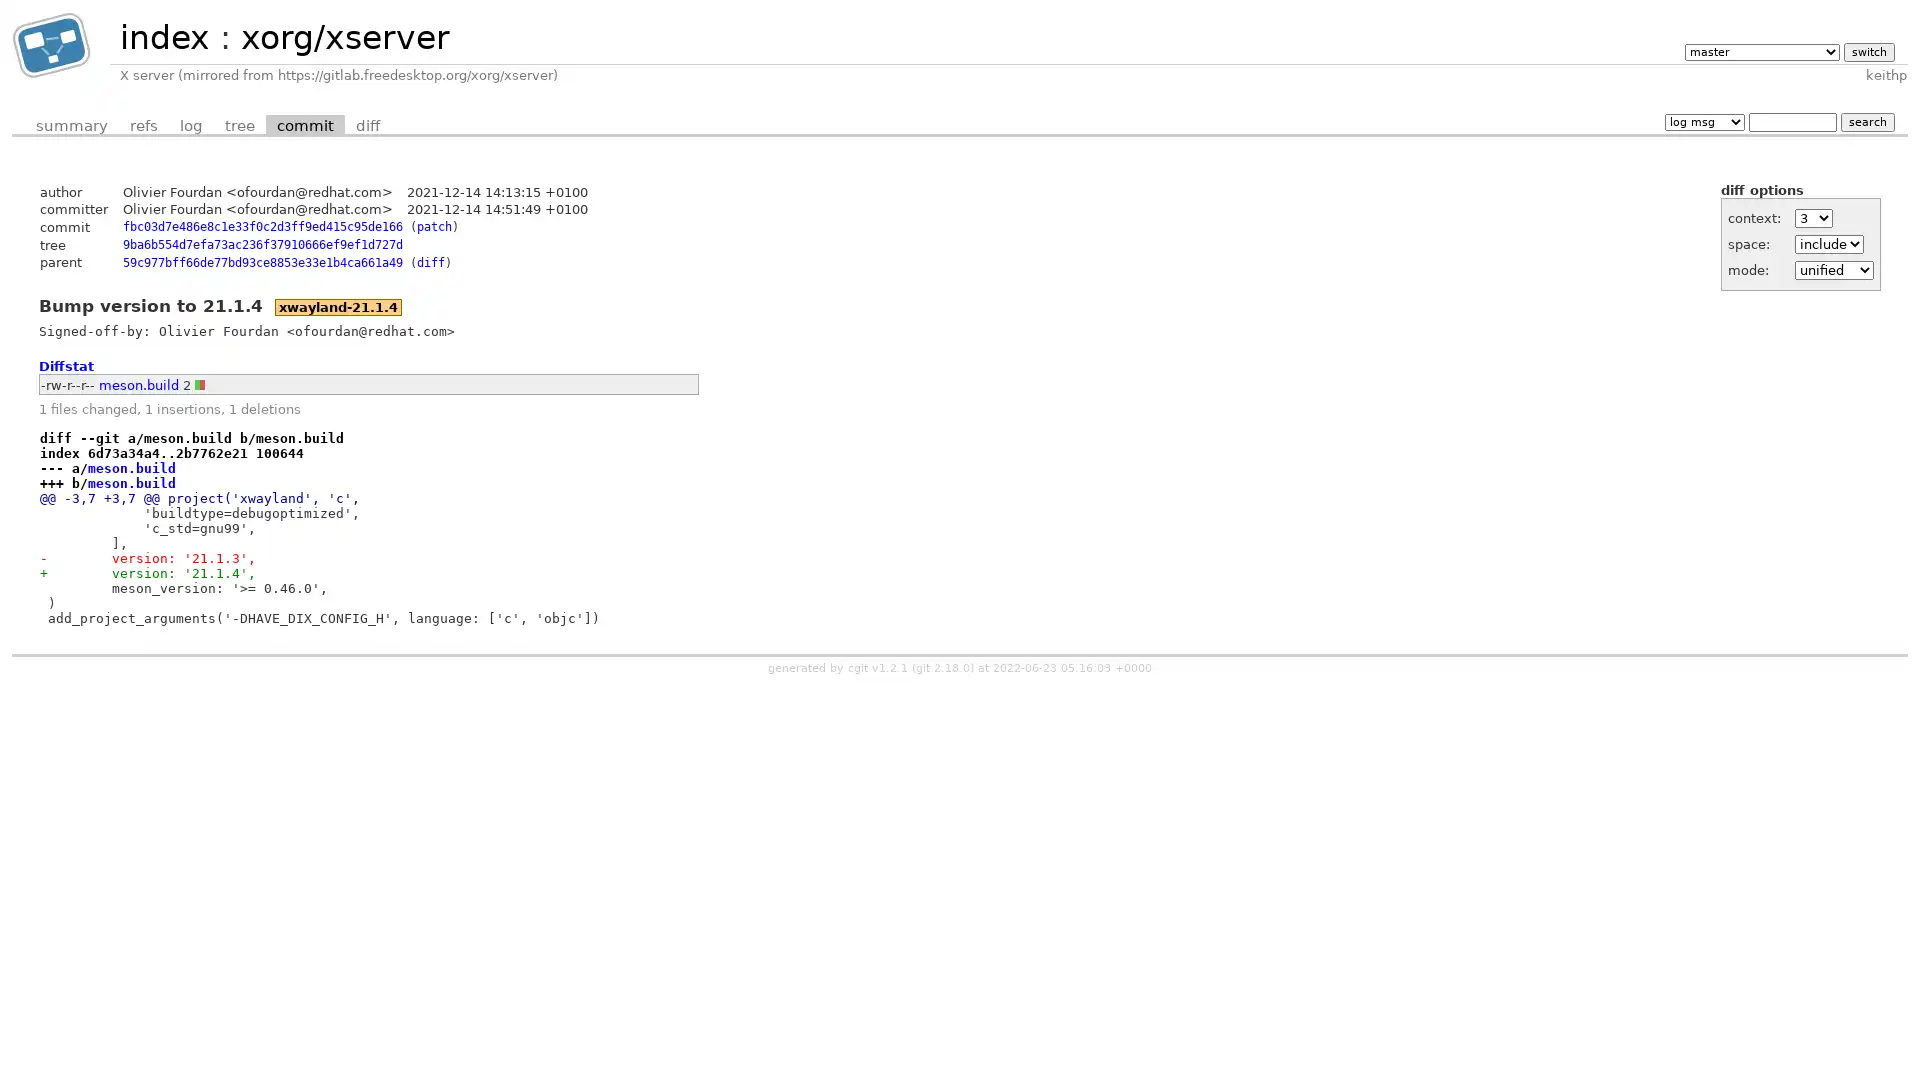  I want to click on search, so click(1866, 121).